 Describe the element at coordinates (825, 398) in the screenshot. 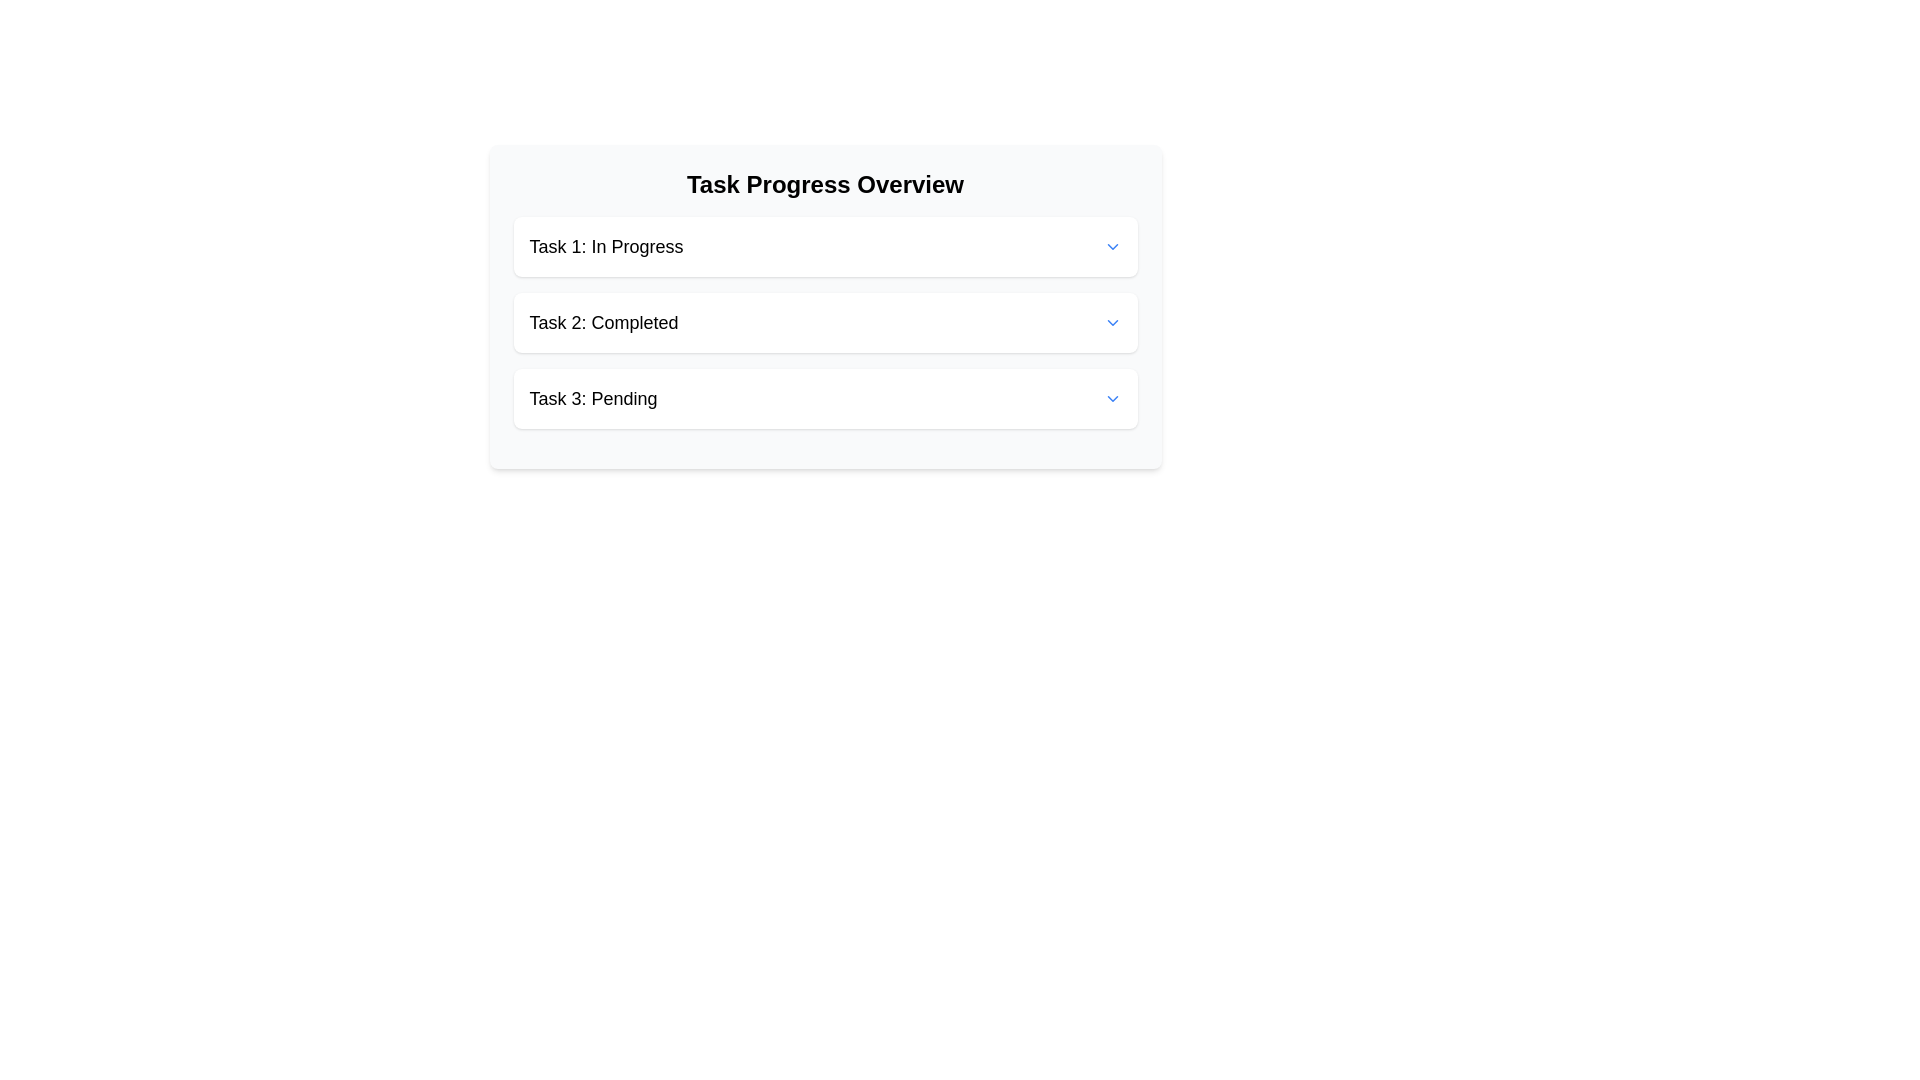

I see `the 'Task 3: Pending' dropdown menu element, which is the third item in the 'Task Progress Overview' section` at that location.